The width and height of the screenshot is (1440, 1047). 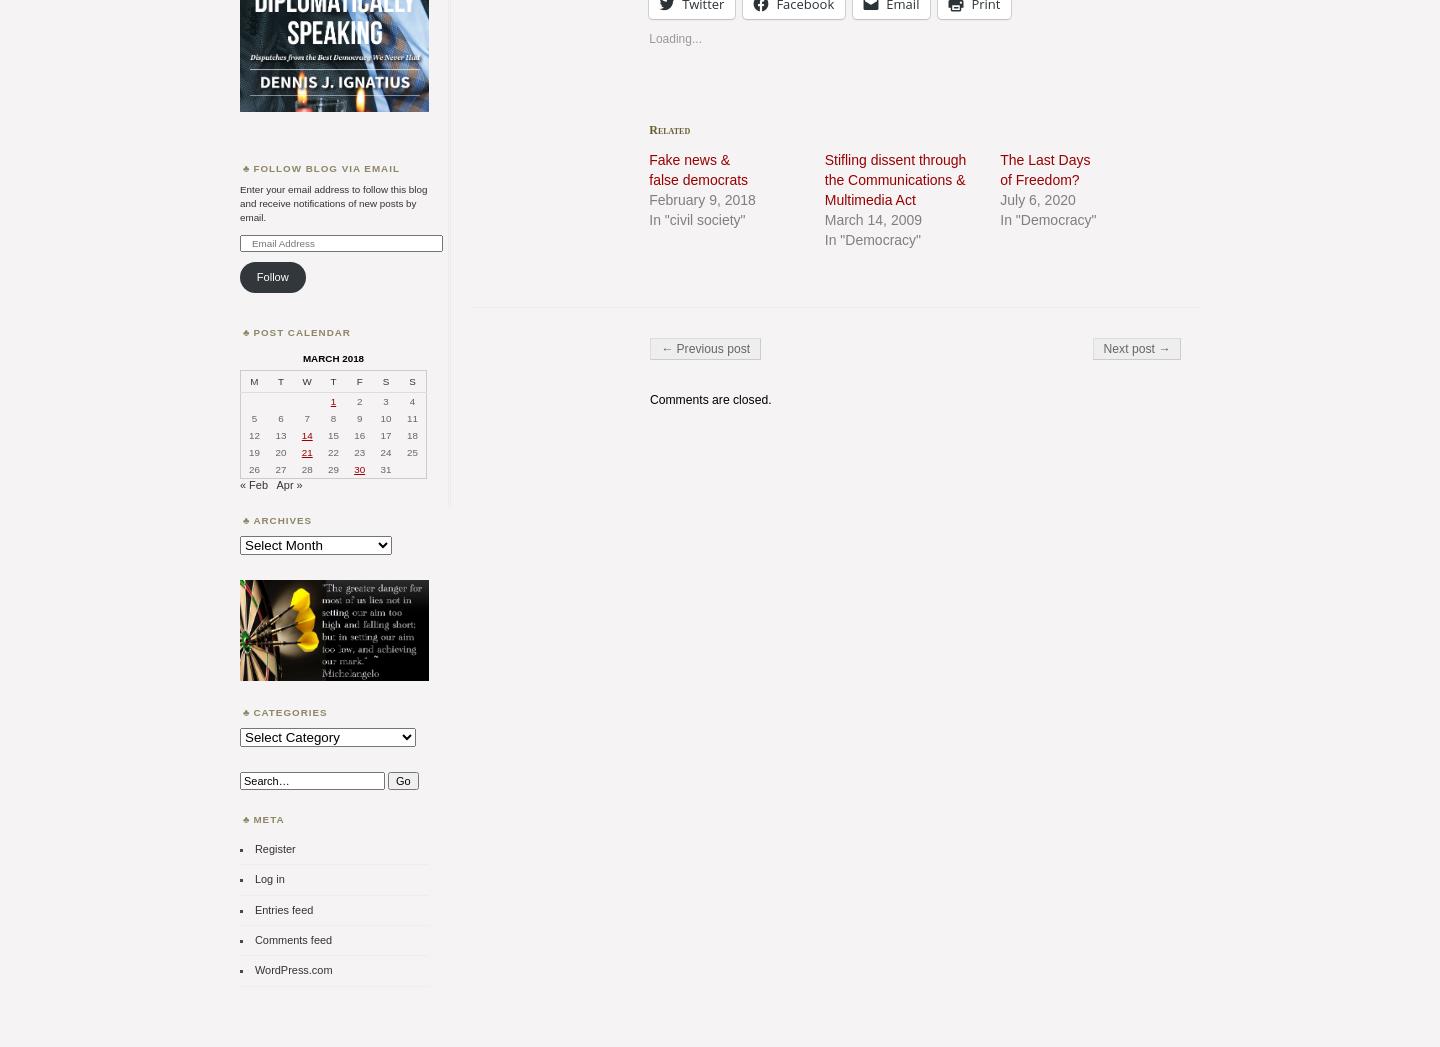 I want to click on 'Loading...', so click(x=675, y=37).